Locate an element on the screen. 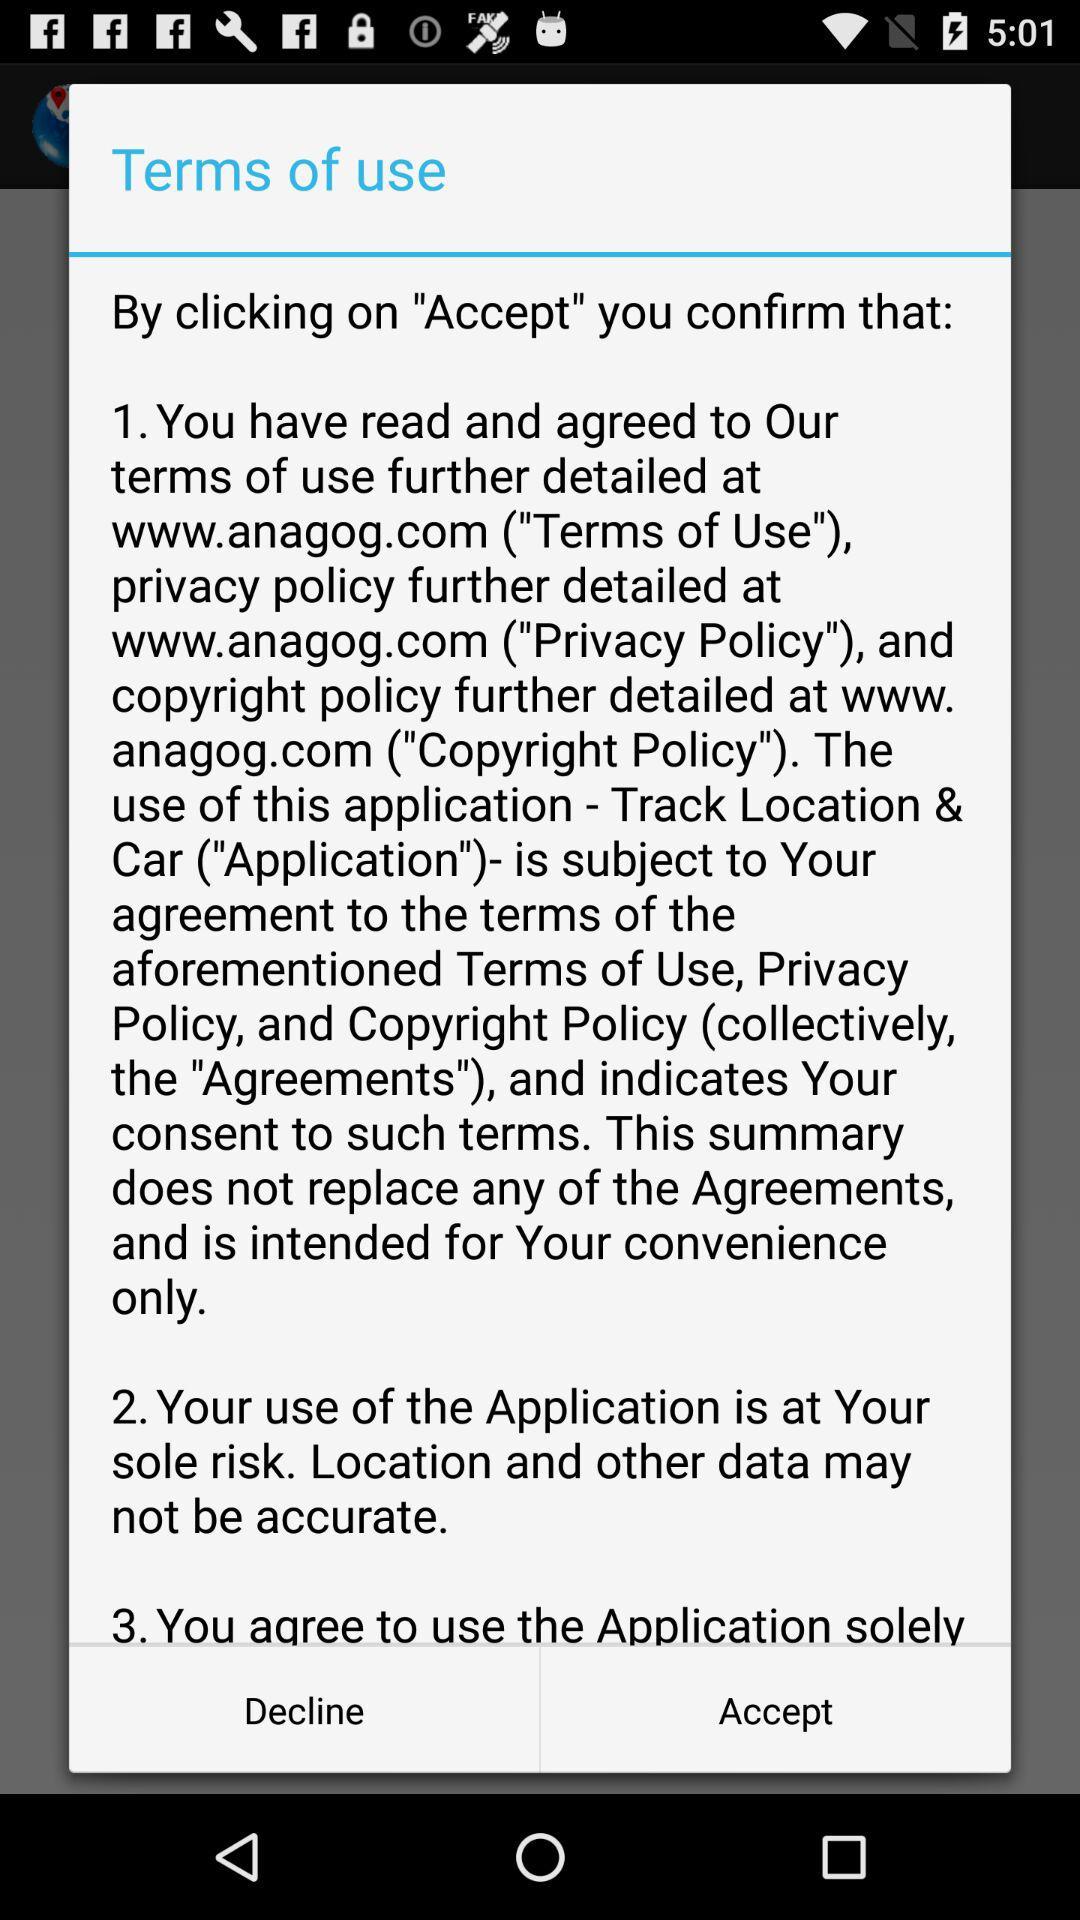 Image resolution: width=1080 pixels, height=1920 pixels. button at the bottom left corner is located at coordinates (304, 1708).